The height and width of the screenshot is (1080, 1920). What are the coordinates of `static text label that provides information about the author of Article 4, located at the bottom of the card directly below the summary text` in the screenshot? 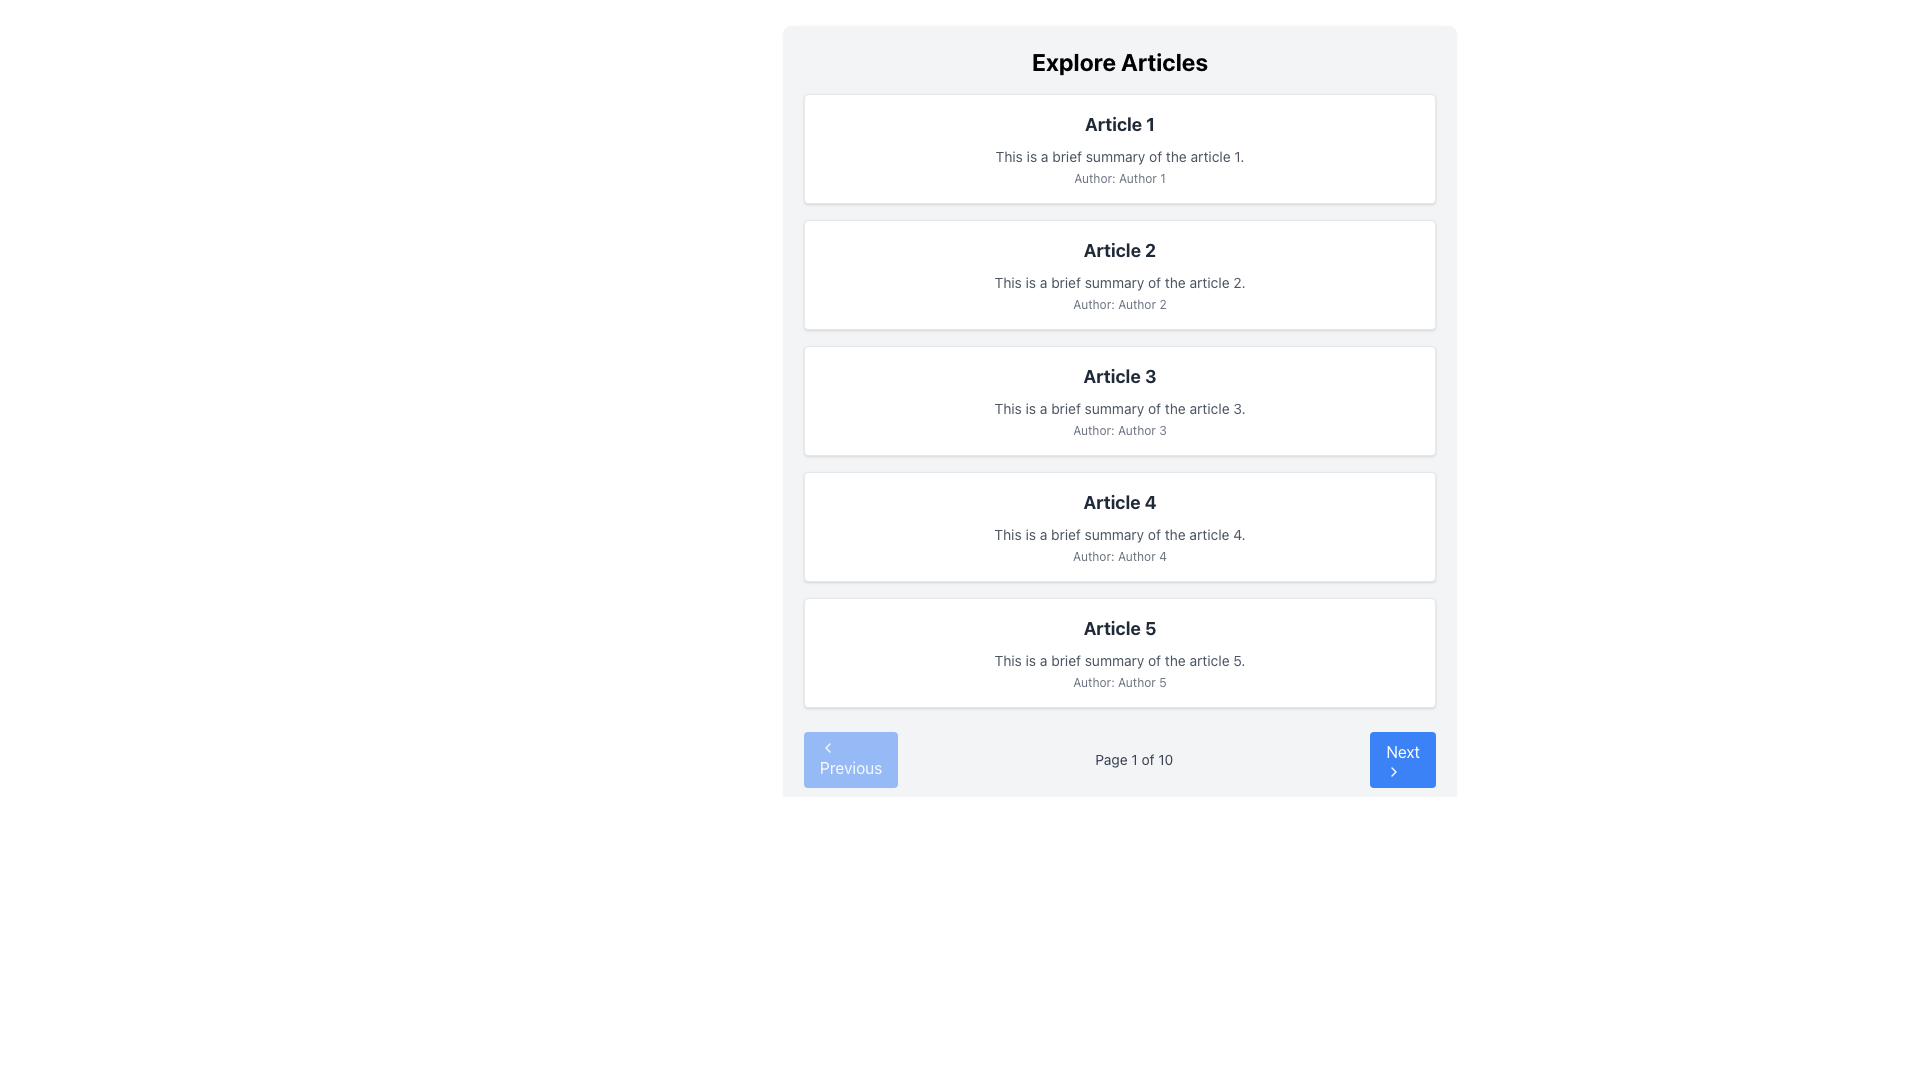 It's located at (1118, 556).